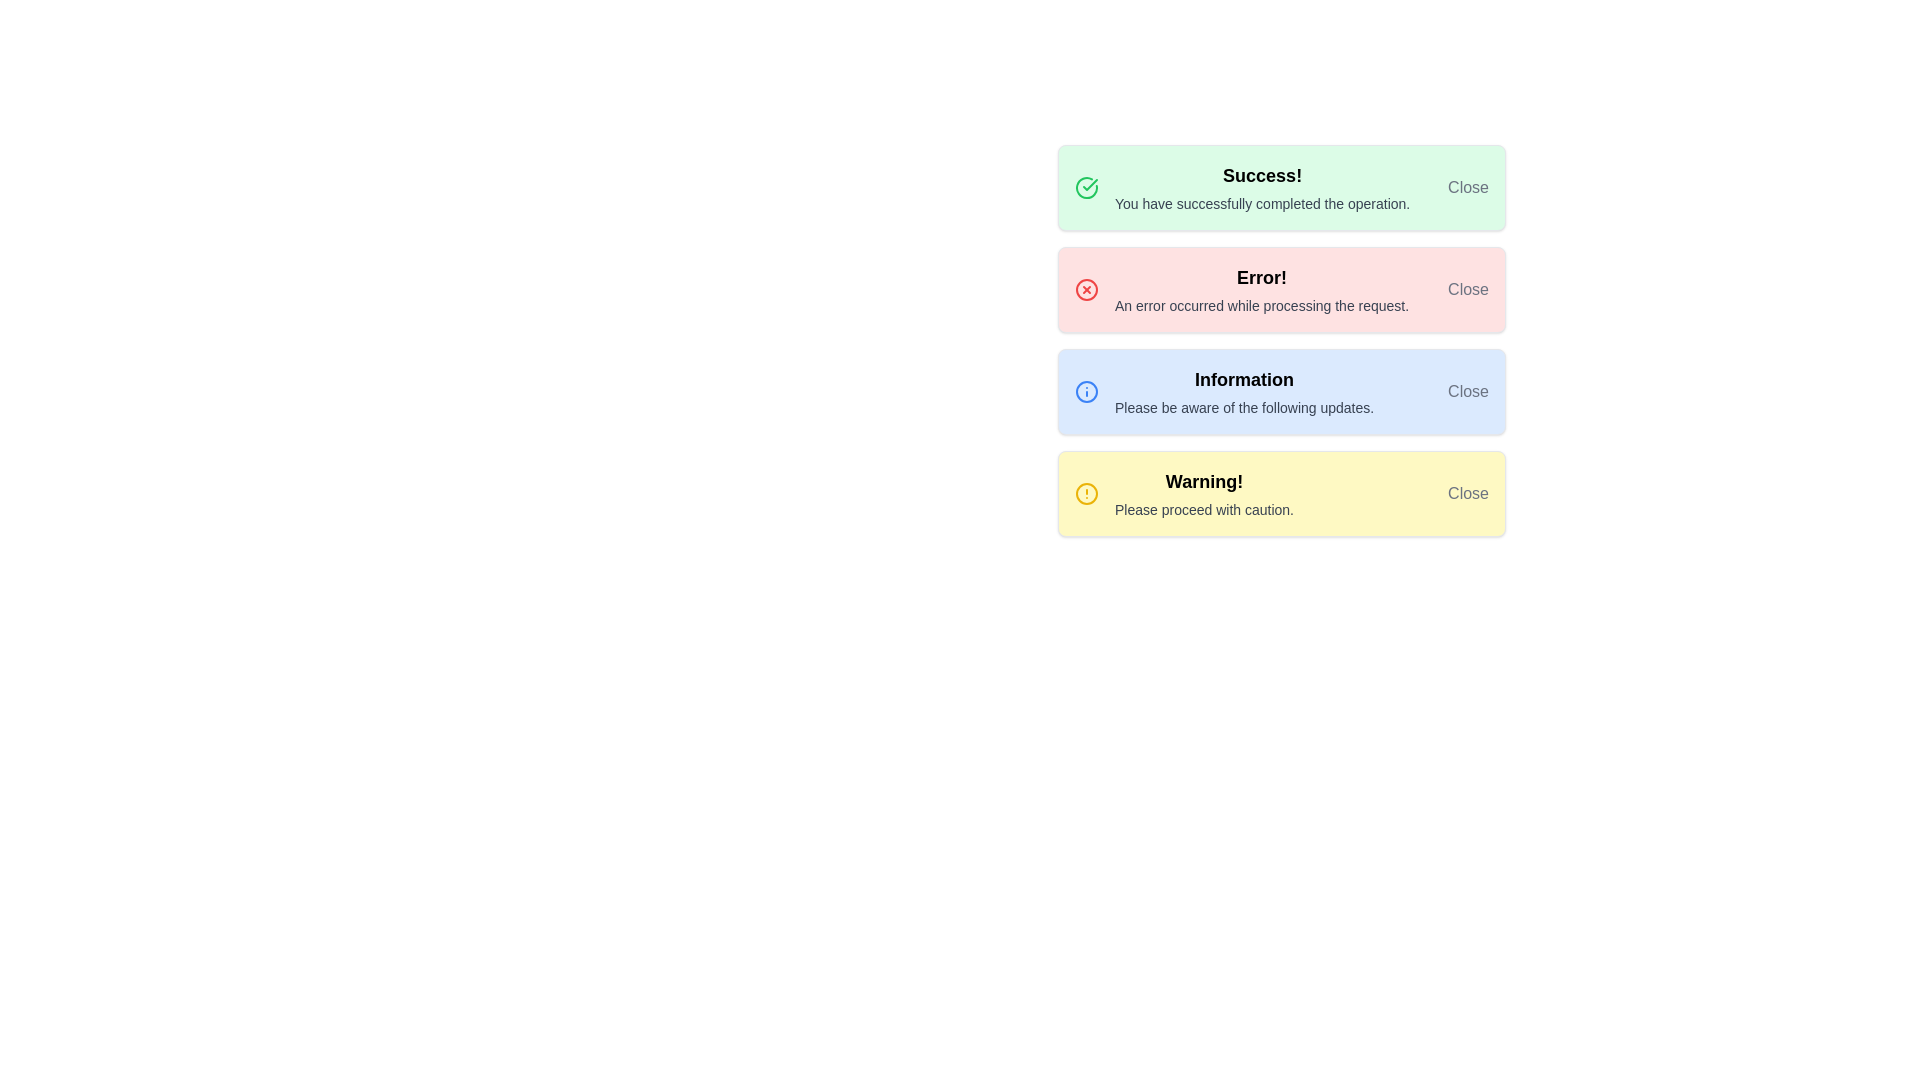 The height and width of the screenshot is (1080, 1920). Describe the element at coordinates (1468, 493) in the screenshot. I see `the dismiss button on the far-right side of the 'Warning' notification` at that location.